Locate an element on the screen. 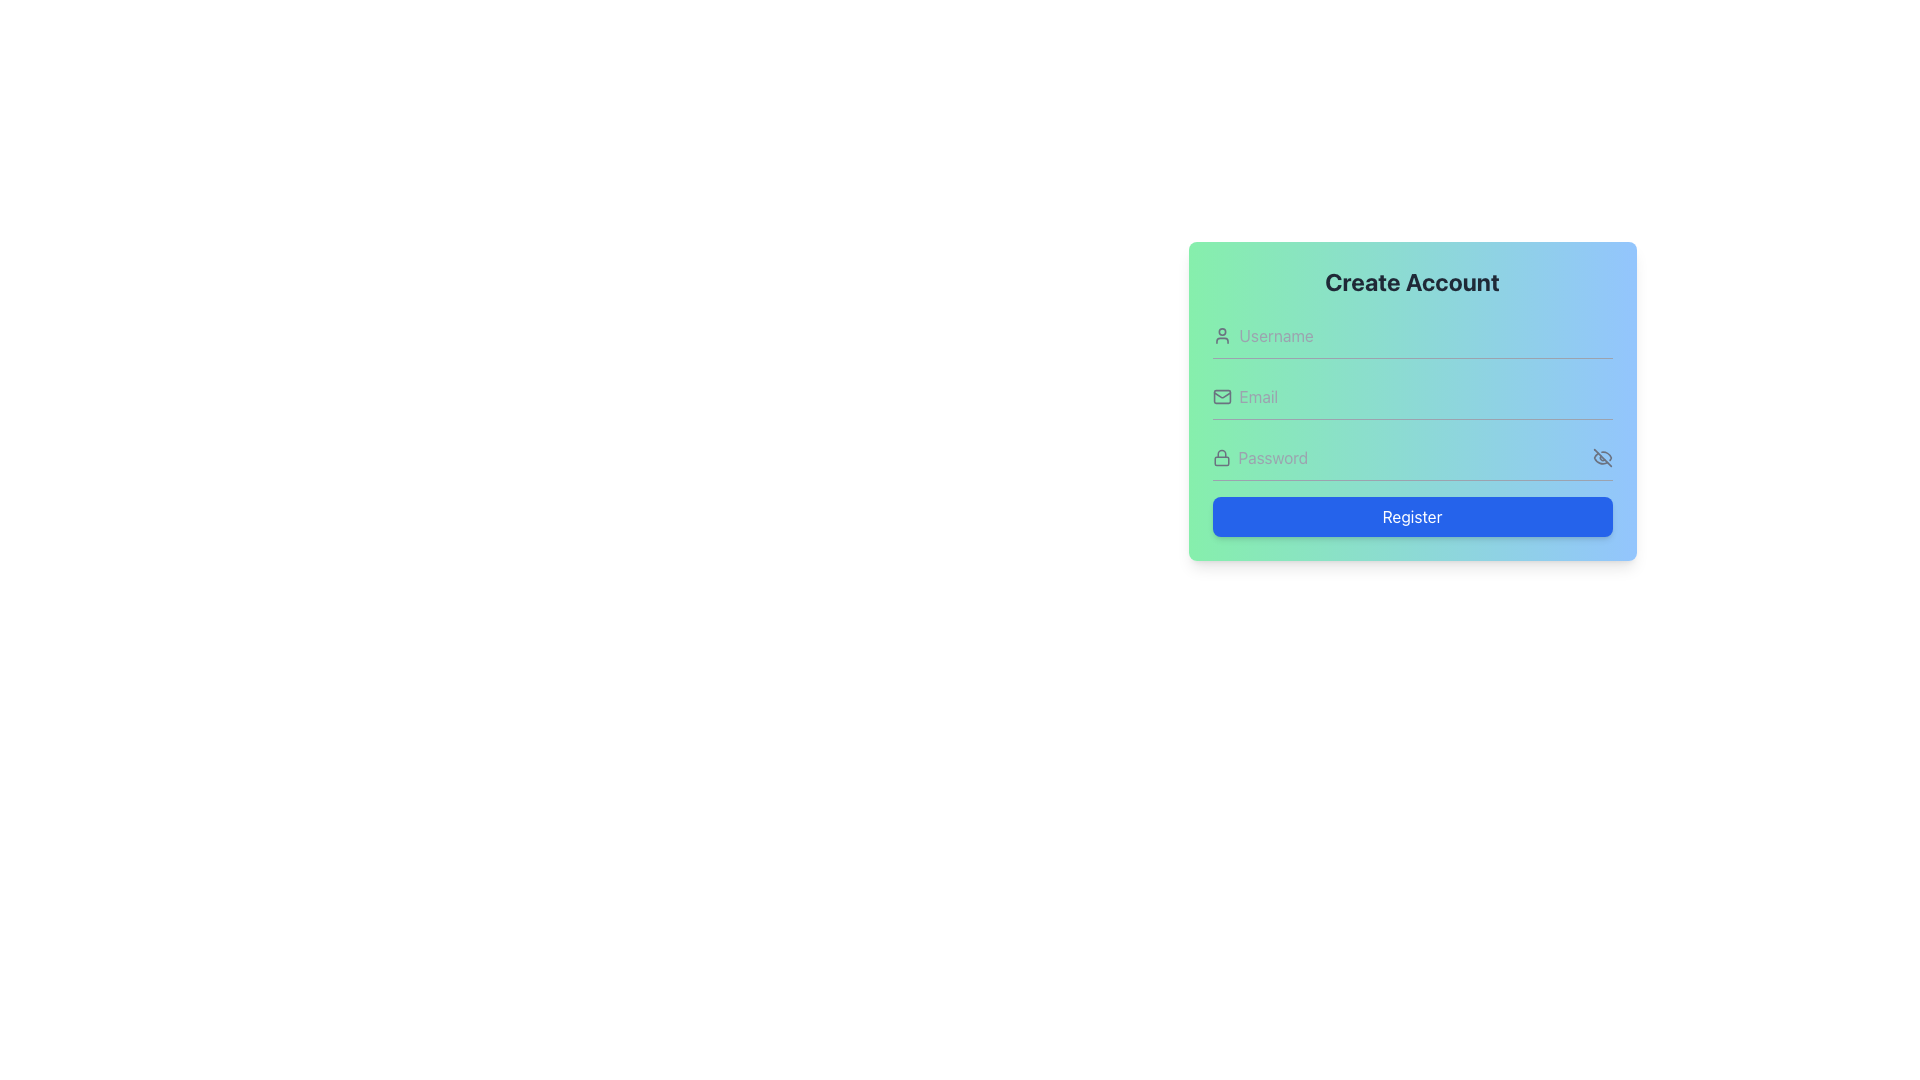 This screenshot has height=1080, width=1920. the 'Register' button located at the bottom of the registration form is located at coordinates (1411, 515).